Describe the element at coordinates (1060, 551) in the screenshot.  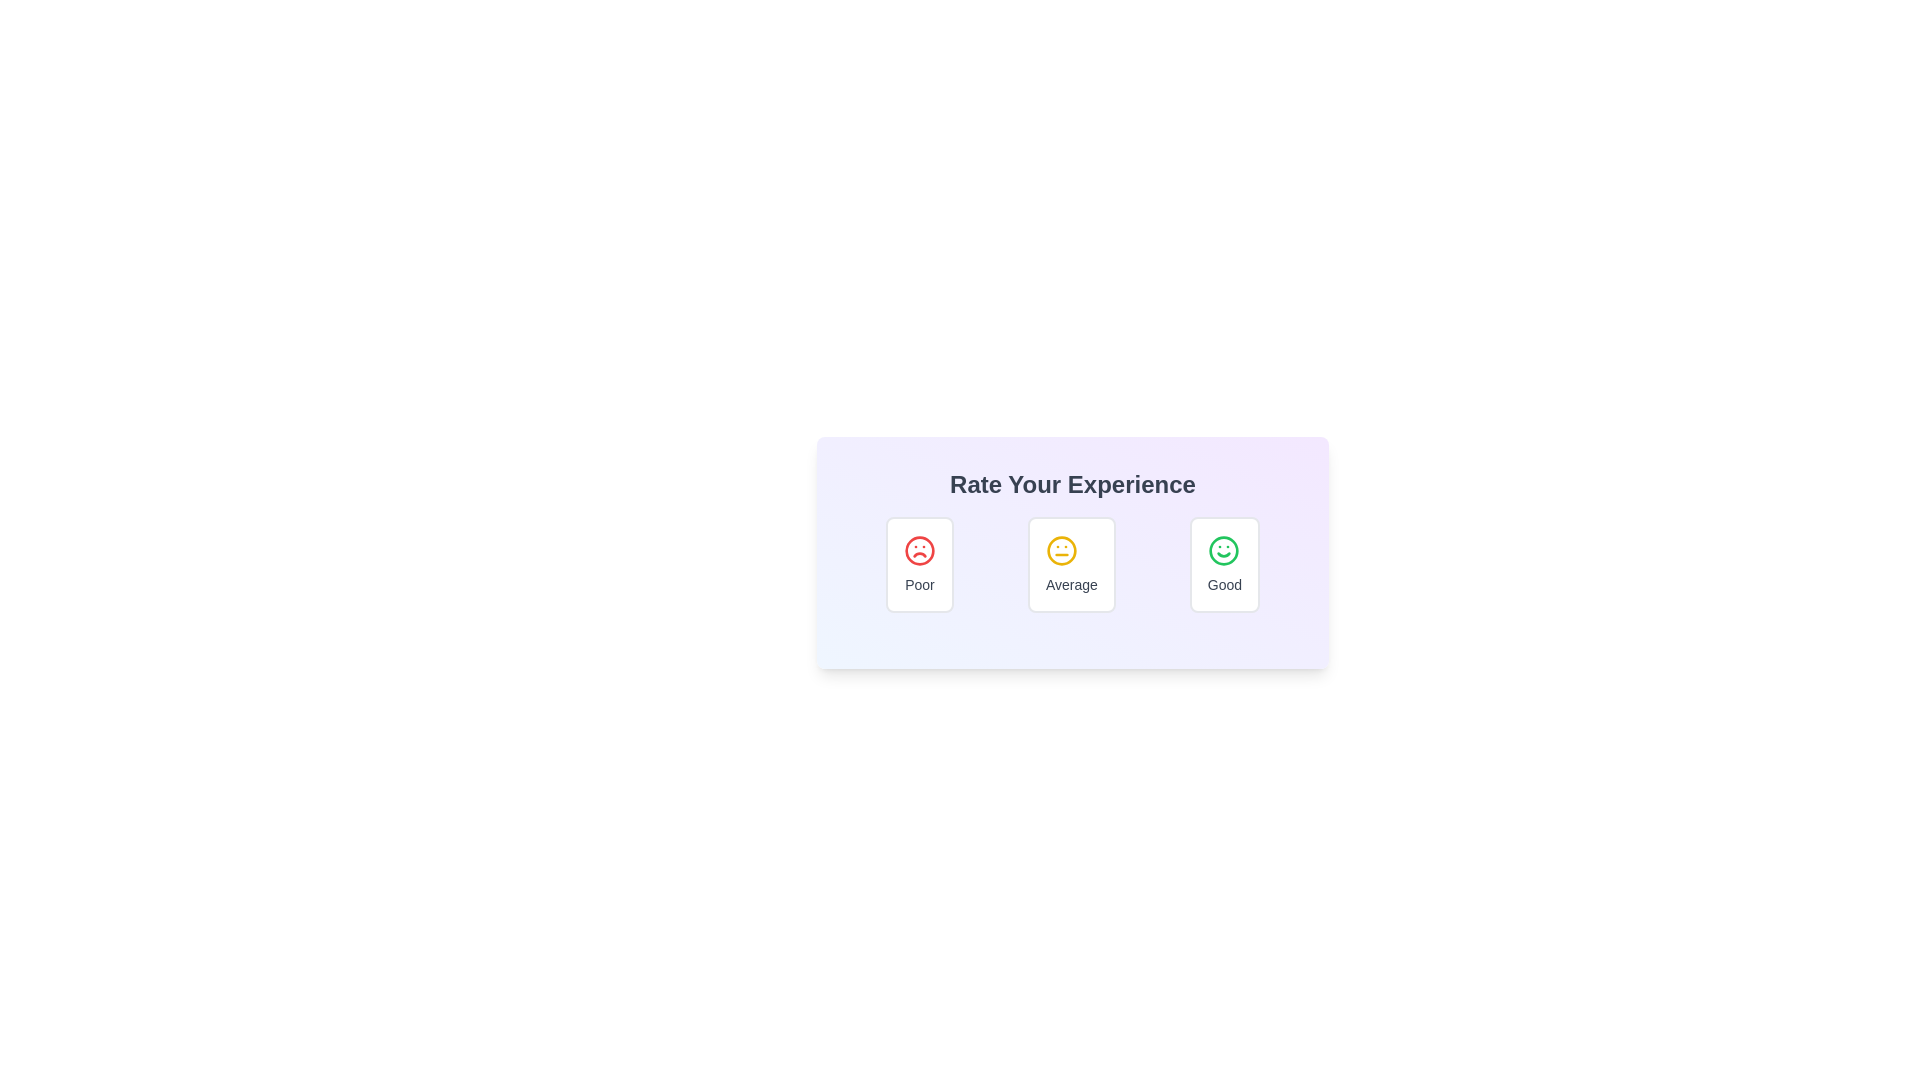
I see `the neutral feedback icon located in the center of the 'Rate Your Experience' section, positioned between the 'Poor' and 'Good' options` at that location.